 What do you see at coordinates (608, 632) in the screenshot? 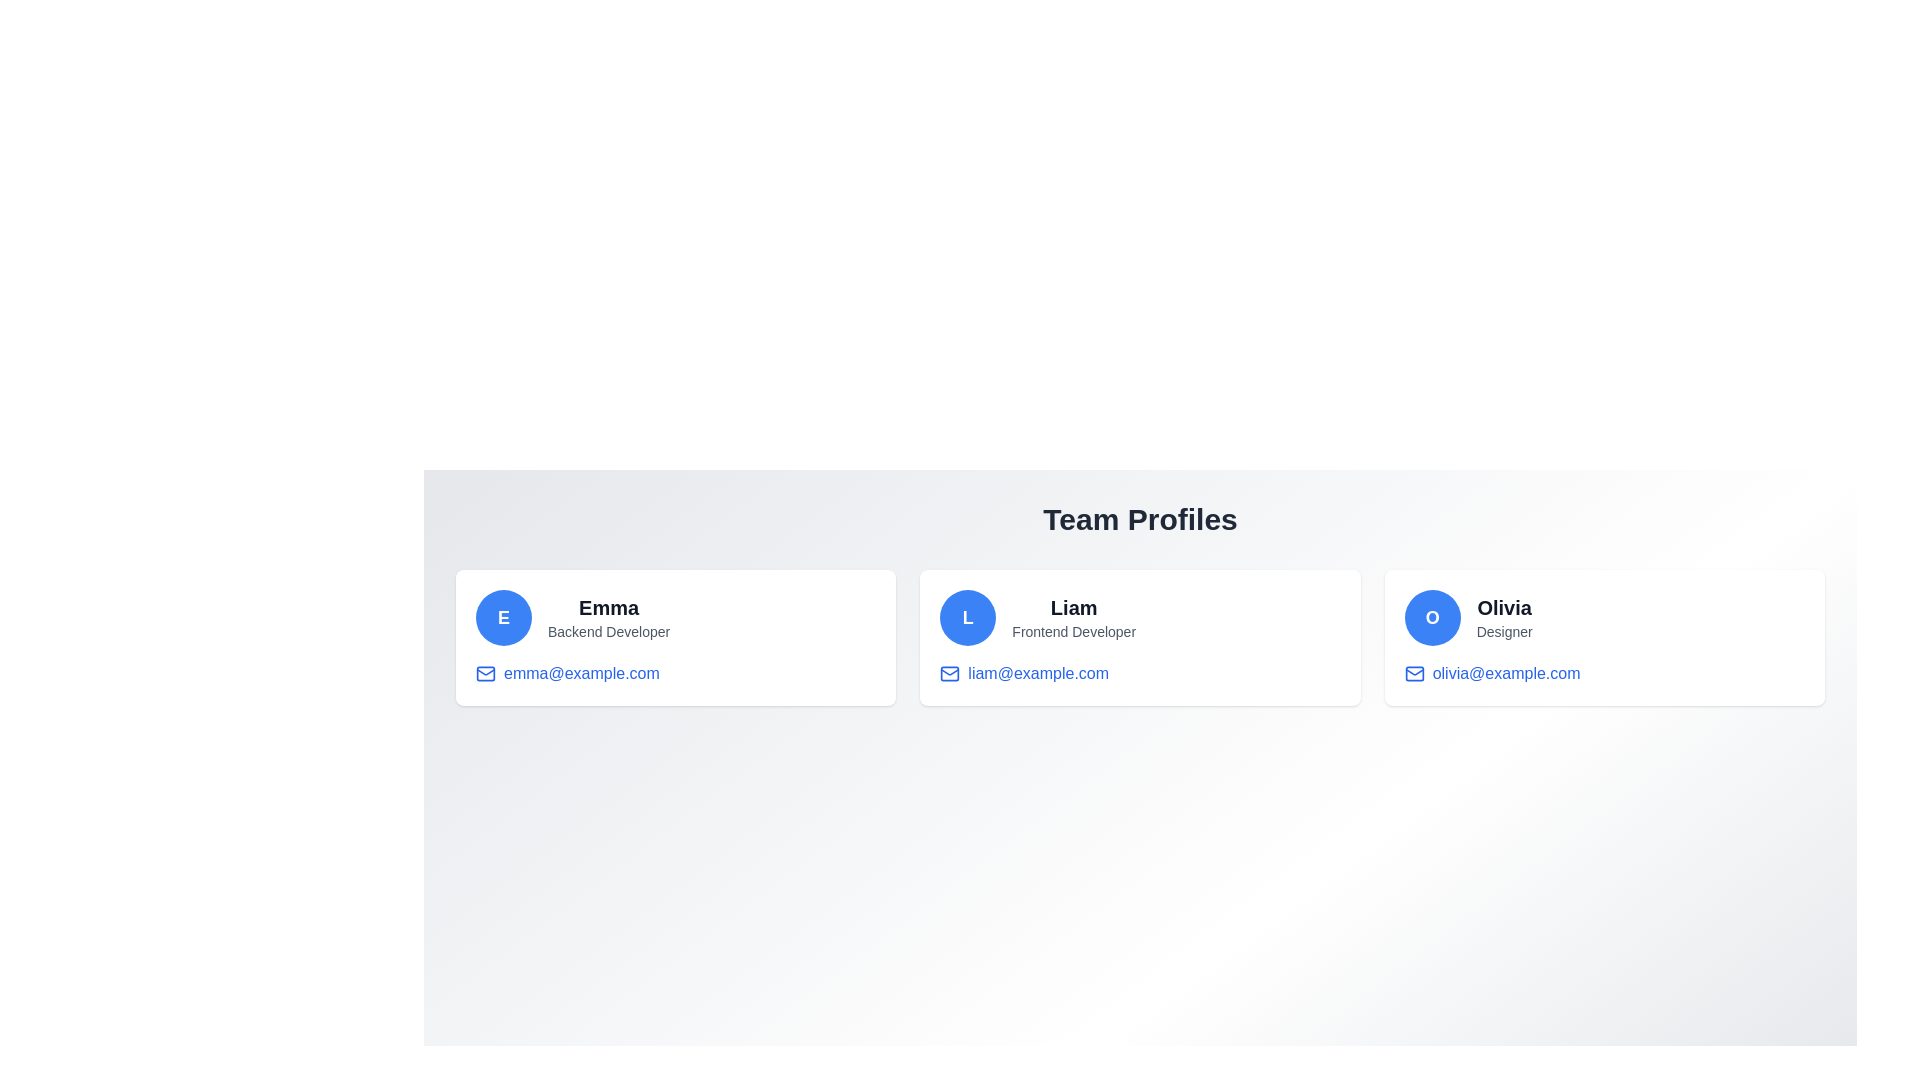
I see `the text label displaying 'Backend Developer' located below the name 'Emma' and above the email address 'emma@example.com' in the leftmost profile card` at bounding box center [608, 632].